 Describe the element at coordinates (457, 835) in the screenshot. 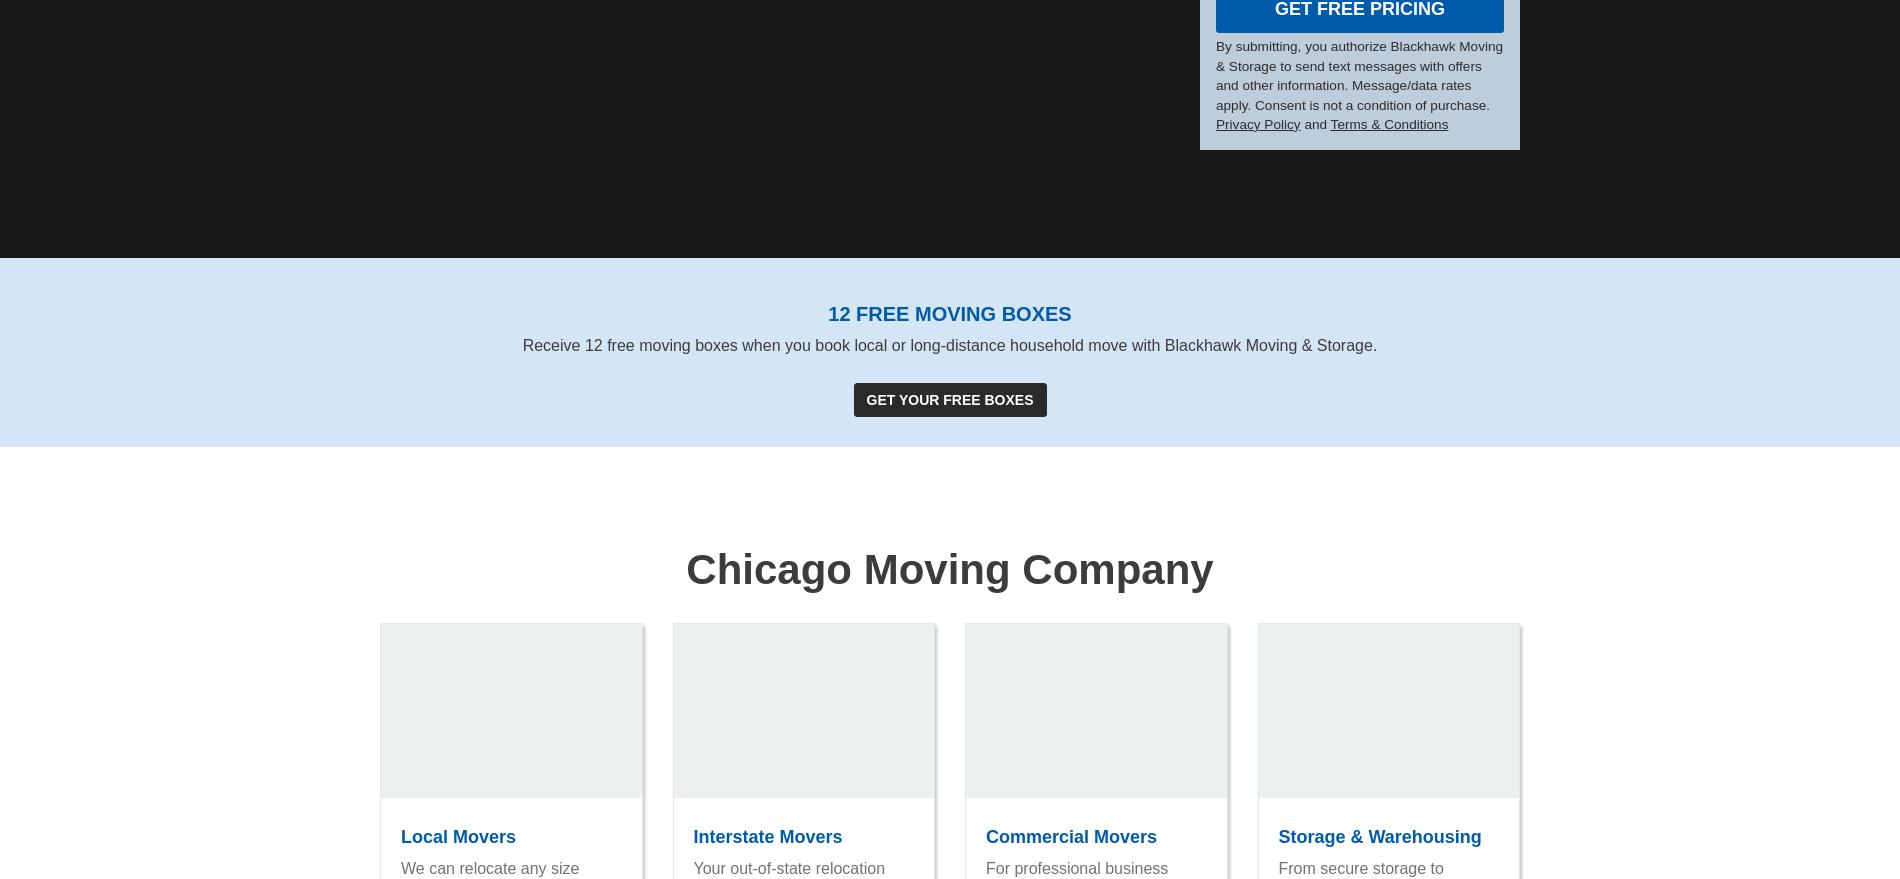

I see `'Local Movers'` at that location.